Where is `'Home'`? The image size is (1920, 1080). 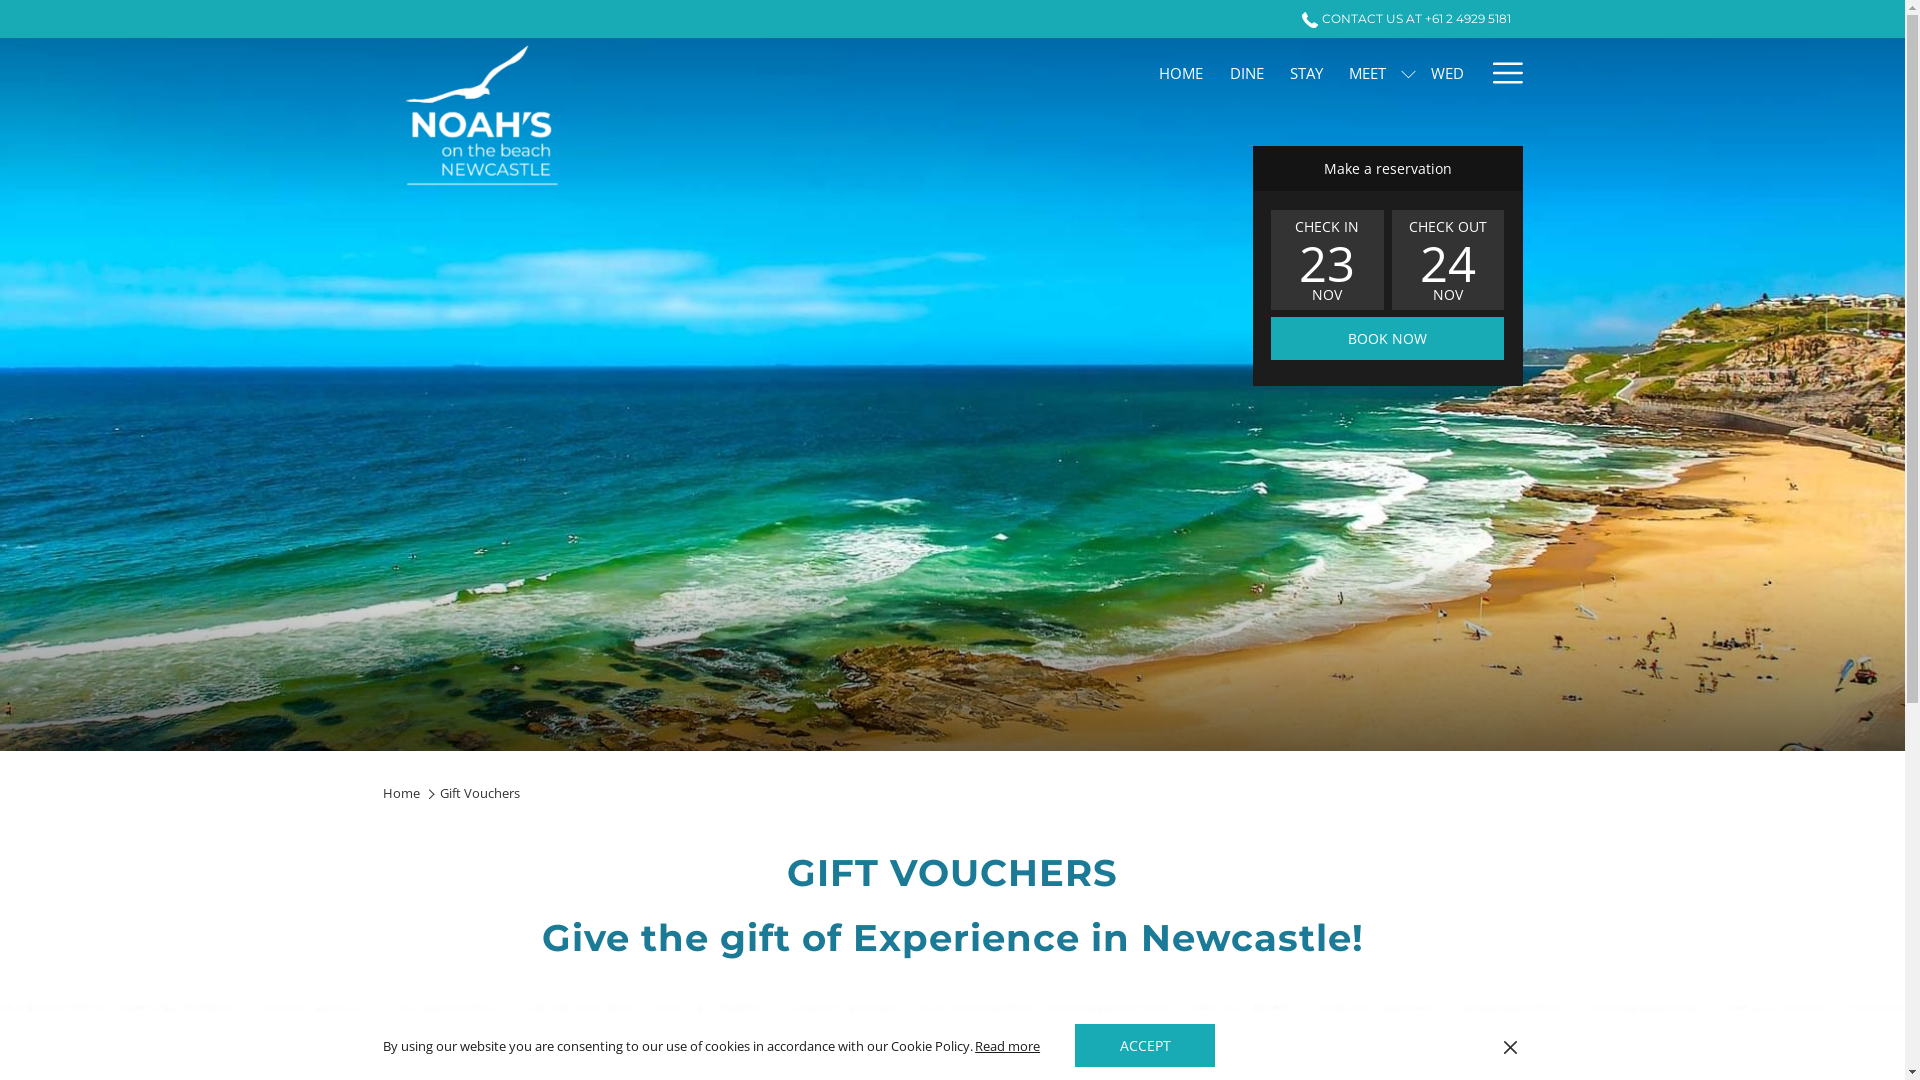
'Home' is located at coordinates (401, 792).